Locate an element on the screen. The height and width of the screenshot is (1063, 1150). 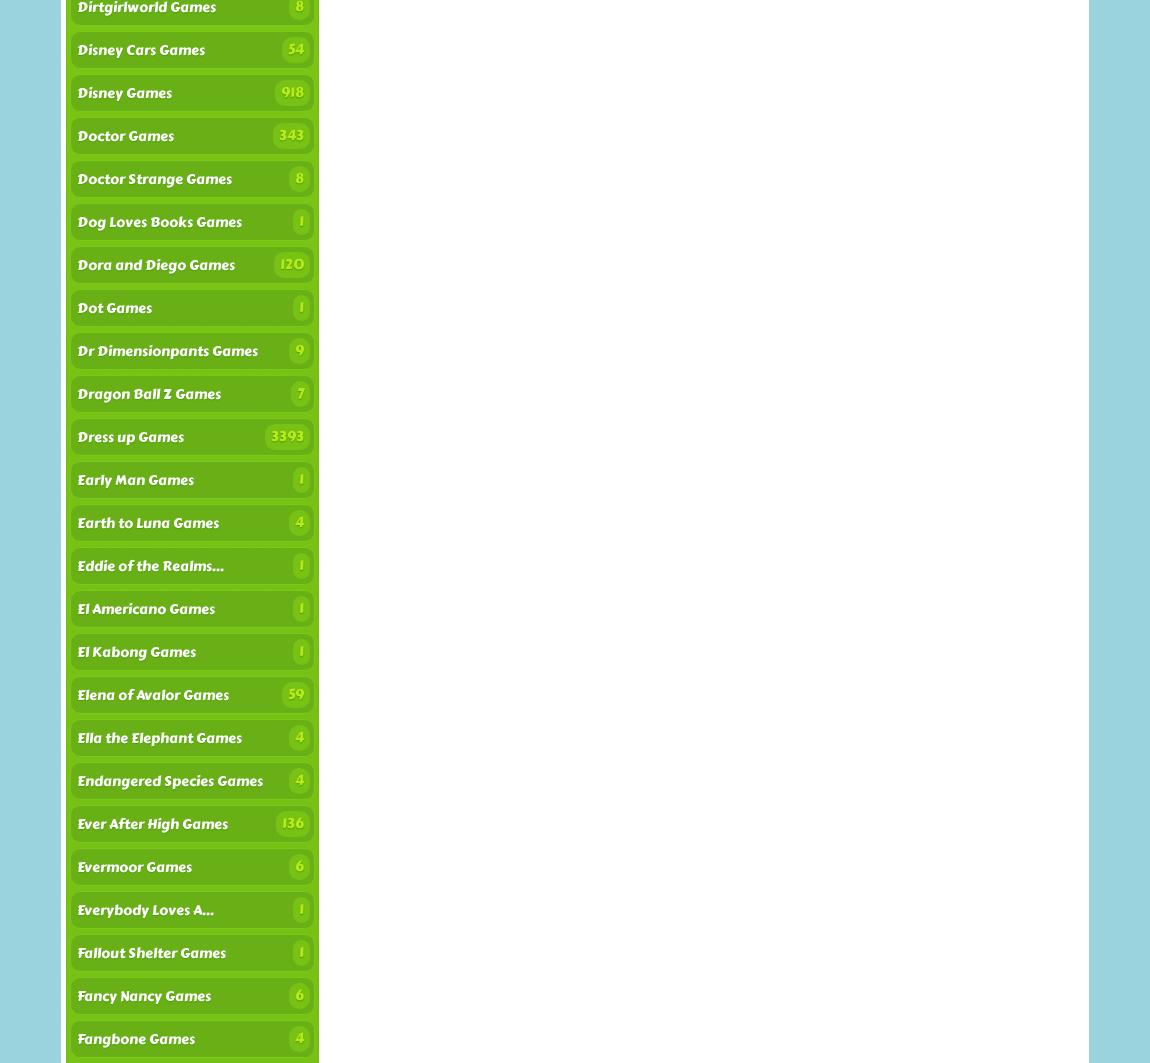
'Dora and Diego Games' is located at coordinates (155, 265).